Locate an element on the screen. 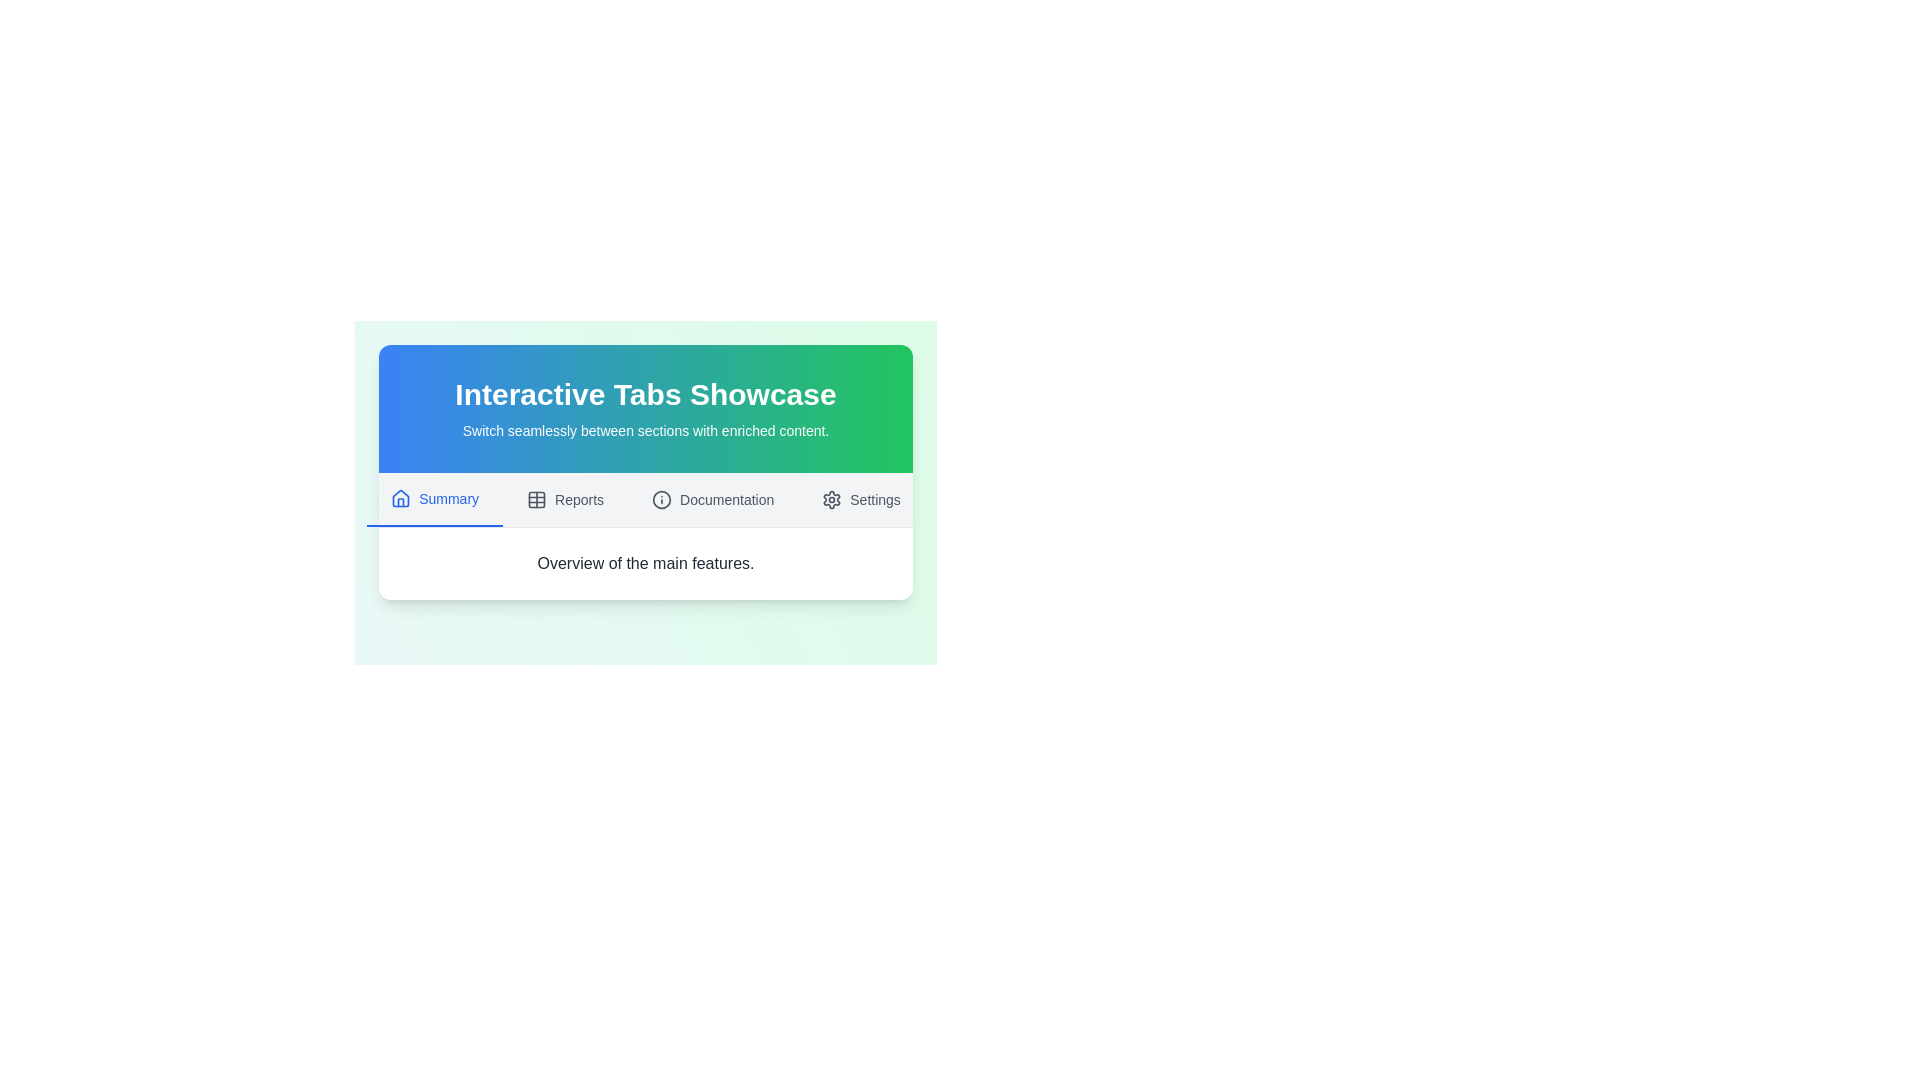  the icon in the Navigation bar with labeled icons is located at coordinates (646, 499).